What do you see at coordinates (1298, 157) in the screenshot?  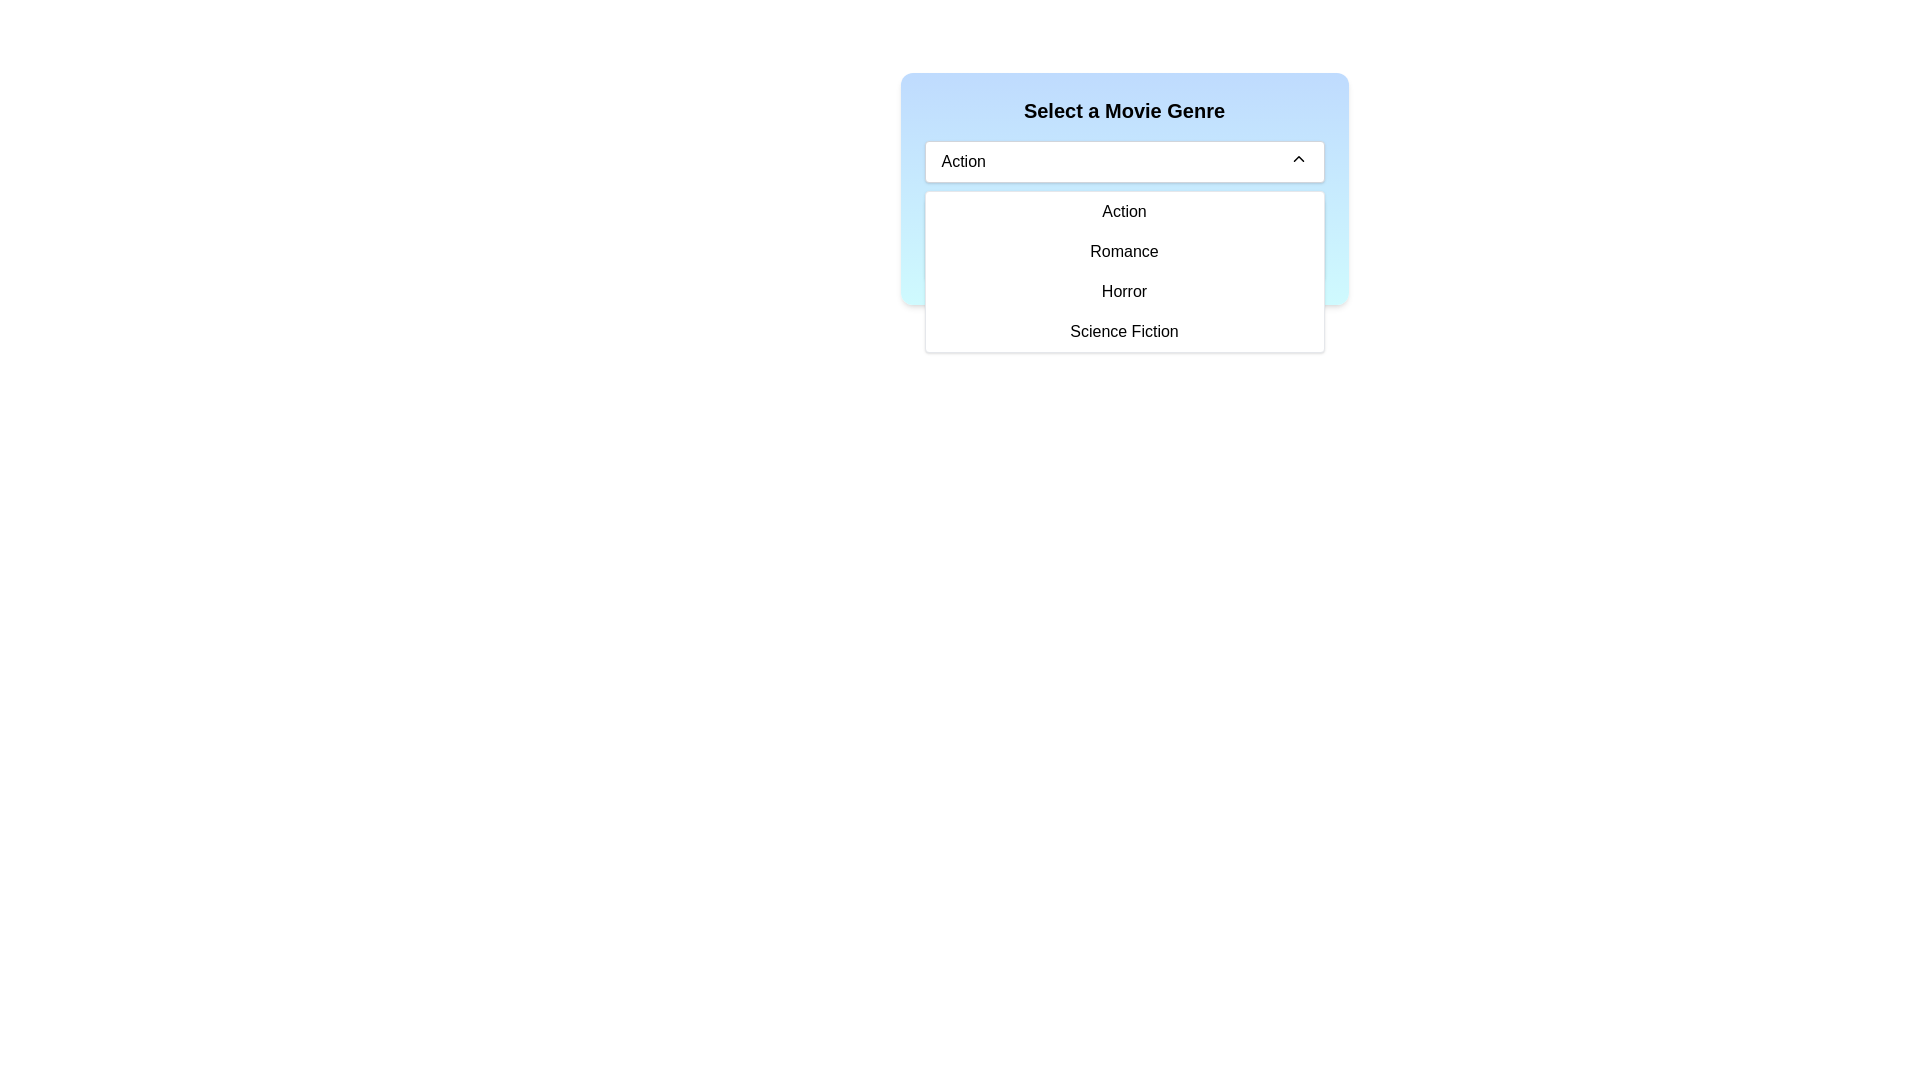 I see `the Chevron-Up Arrow icon located on the right side of the 'Action' dropdown menu` at bounding box center [1298, 157].